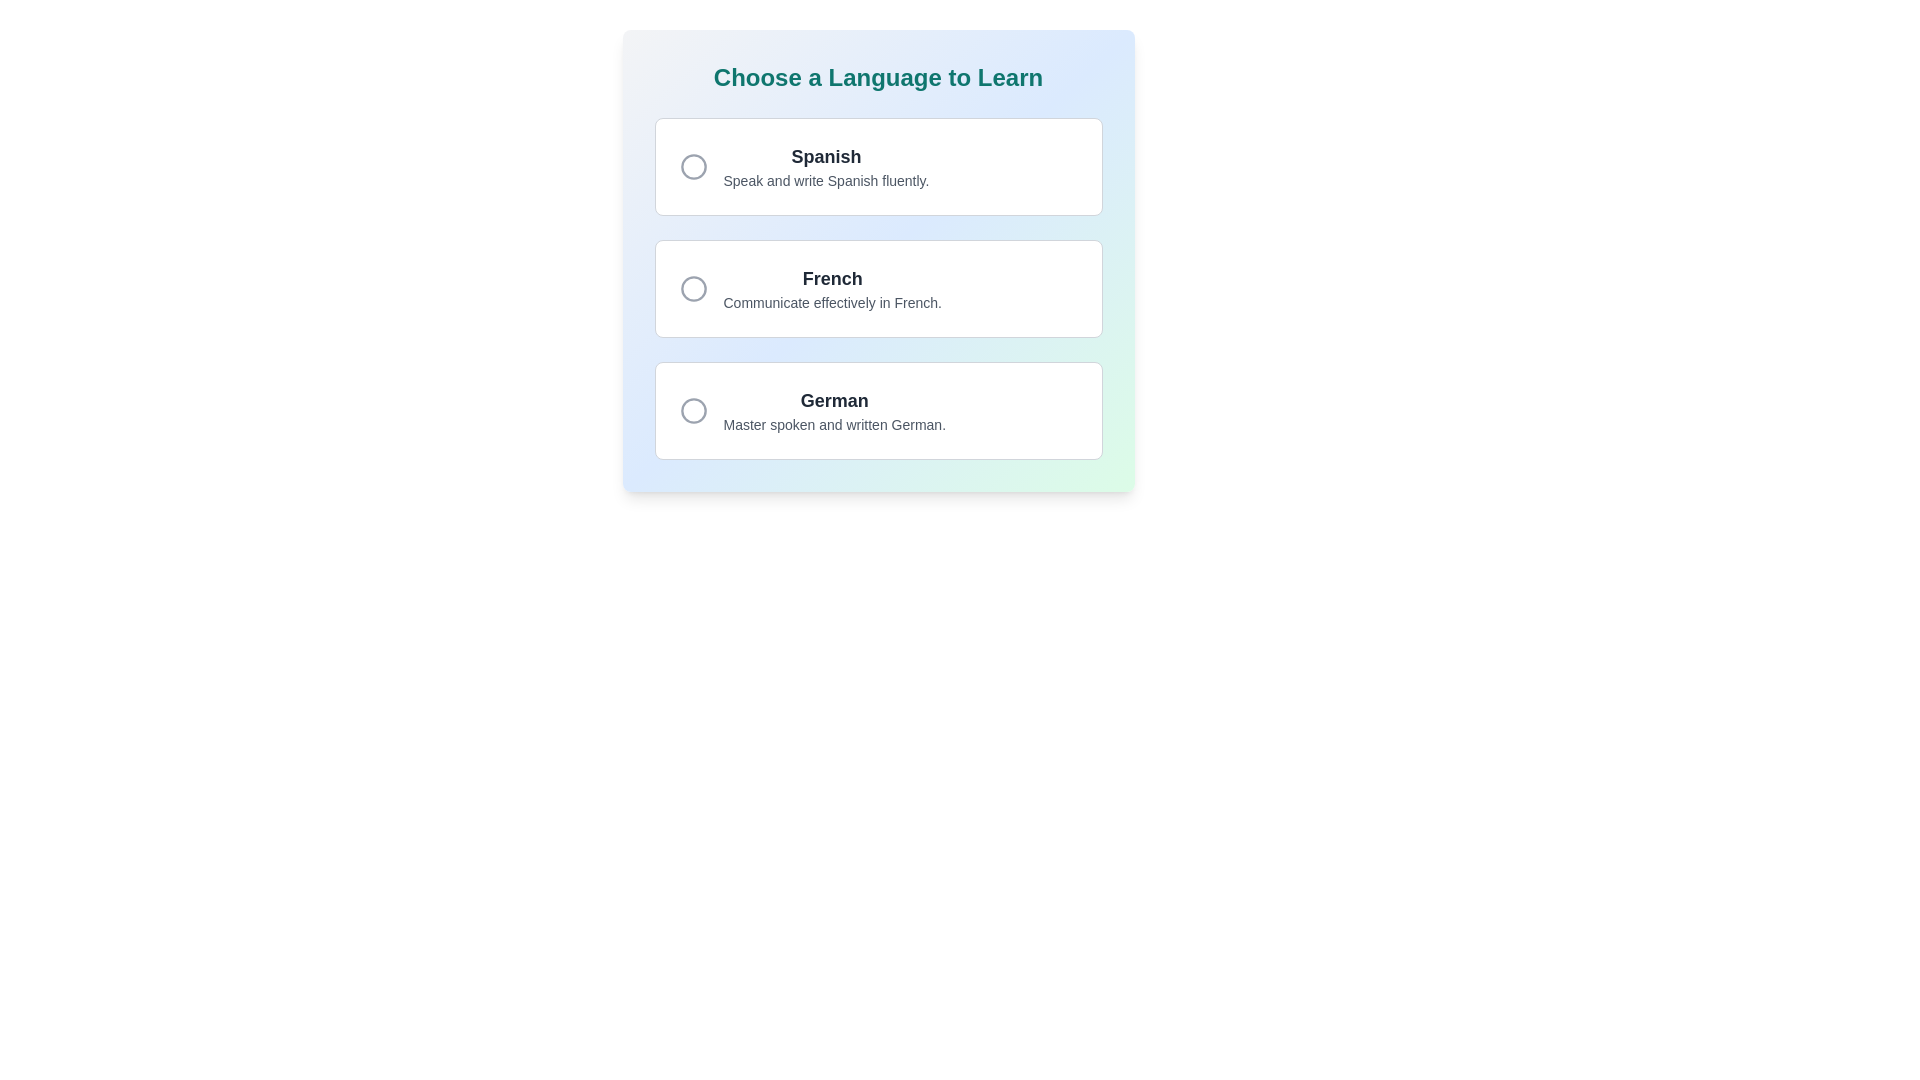 The image size is (1920, 1080). What do you see at coordinates (832, 289) in the screenshot?
I see `descriptive text label for the French language option, which provides information about its purpose and usage in the language selection interface` at bounding box center [832, 289].